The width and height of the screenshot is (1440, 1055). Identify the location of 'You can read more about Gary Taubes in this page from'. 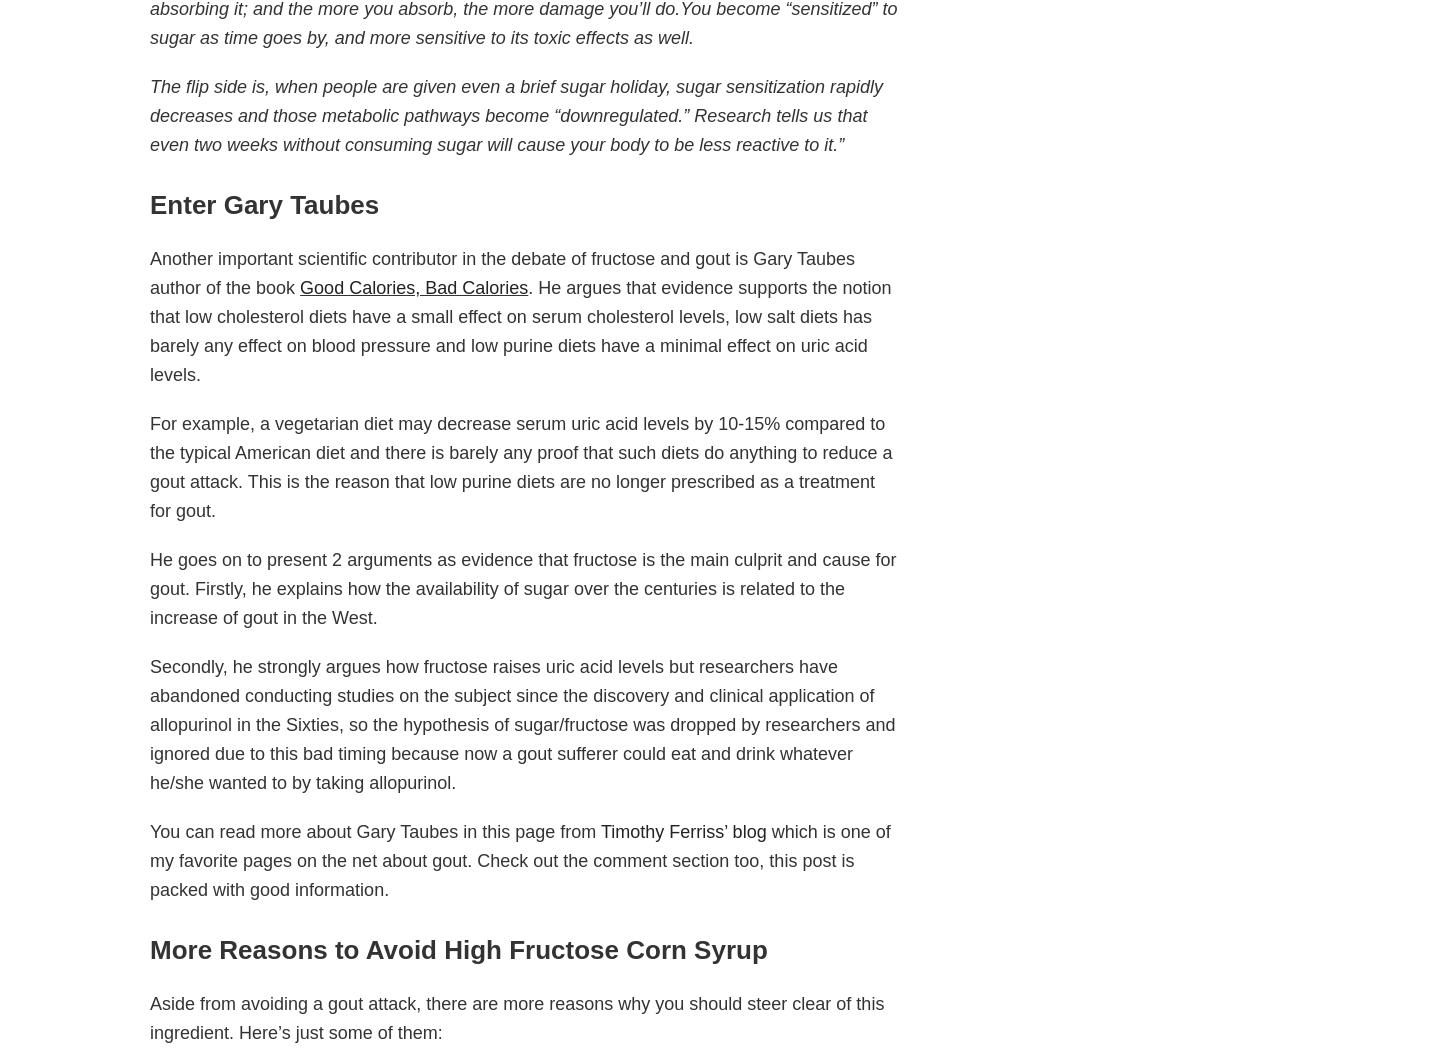
(373, 831).